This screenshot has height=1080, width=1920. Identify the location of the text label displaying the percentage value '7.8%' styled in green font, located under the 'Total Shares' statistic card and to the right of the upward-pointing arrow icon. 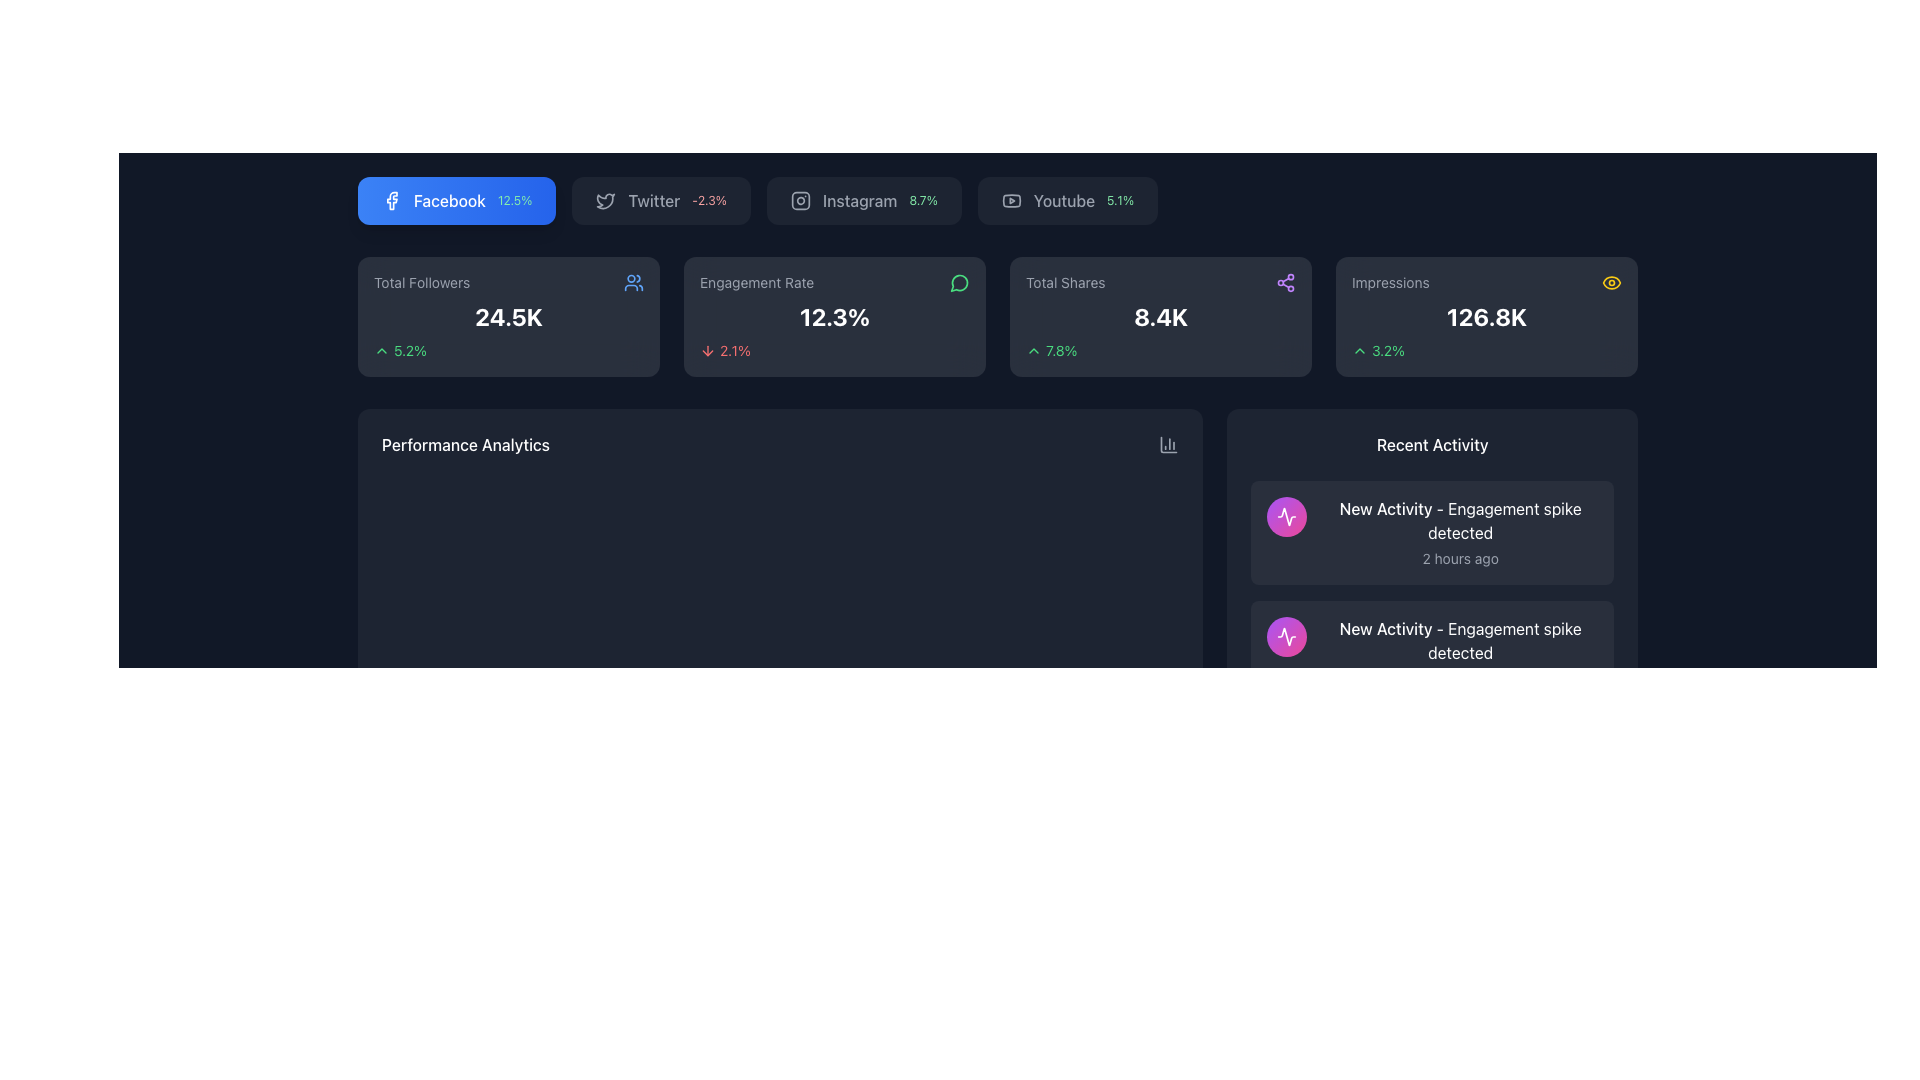
(1060, 350).